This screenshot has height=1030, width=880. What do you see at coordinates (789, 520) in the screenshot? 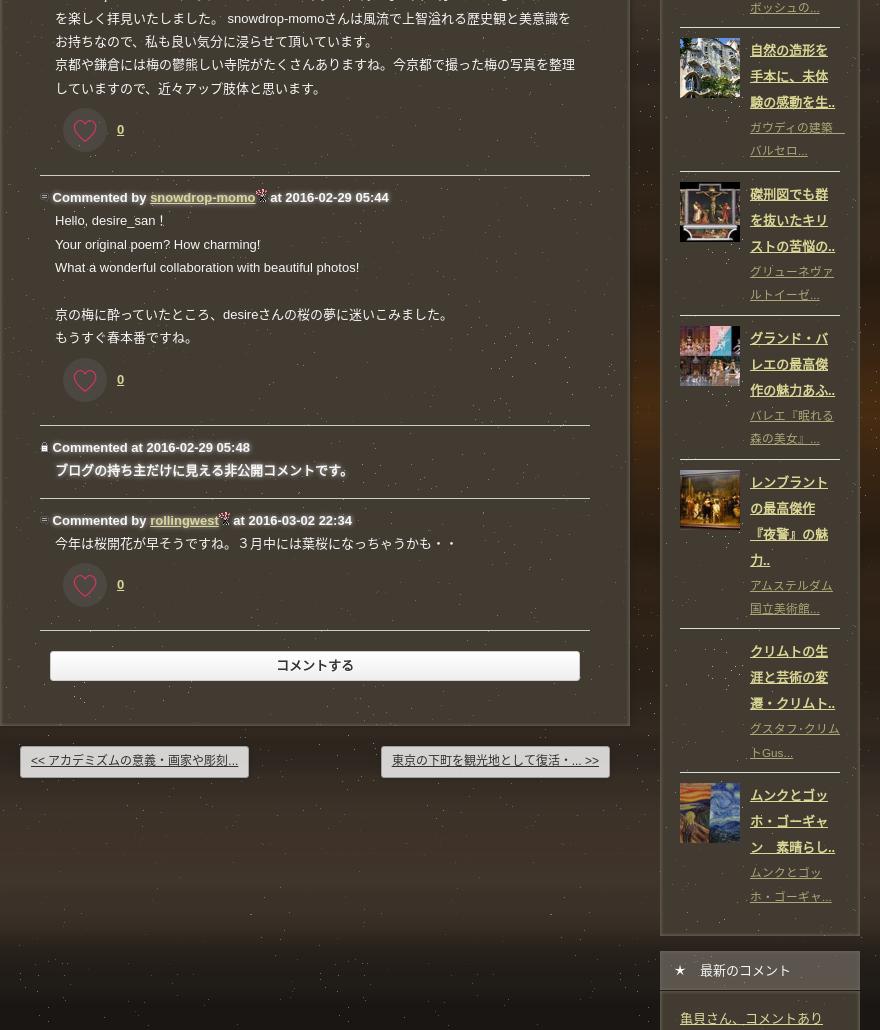
I see `'レンブラントの最高傑作『夜警』の魅力..'` at bounding box center [789, 520].